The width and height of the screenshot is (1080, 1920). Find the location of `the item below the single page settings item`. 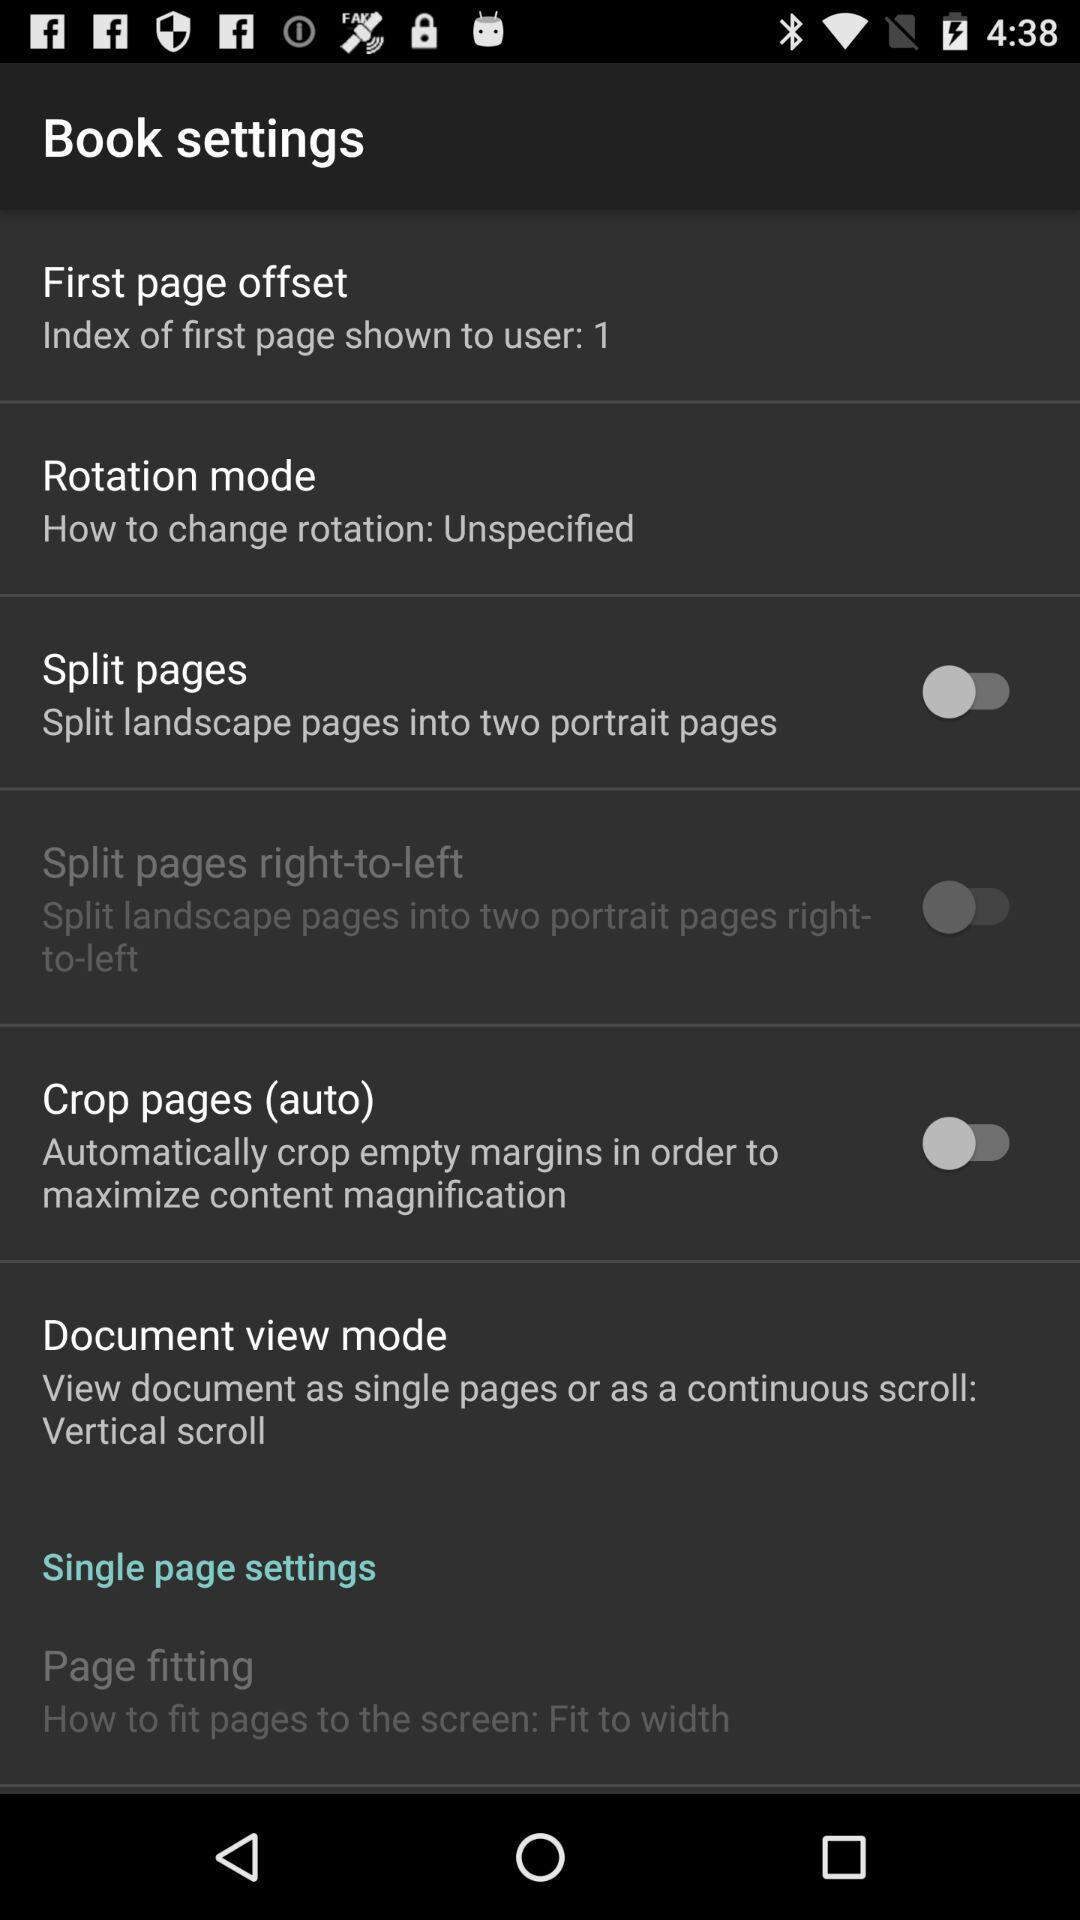

the item below the single page settings item is located at coordinates (147, 1664).